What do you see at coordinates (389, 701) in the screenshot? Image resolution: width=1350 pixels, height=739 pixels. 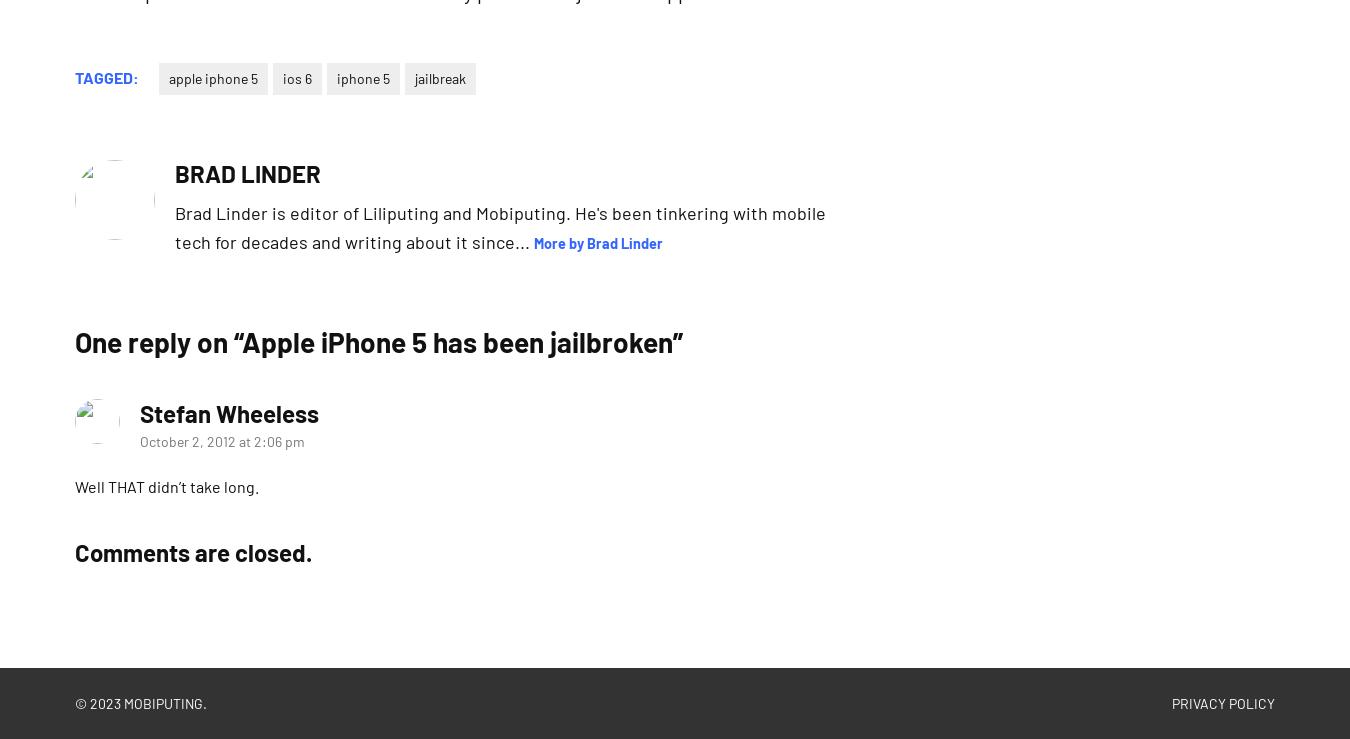 I see `'Proudly powered by Newspack by Automattic'` at bounding box center [389, 701].